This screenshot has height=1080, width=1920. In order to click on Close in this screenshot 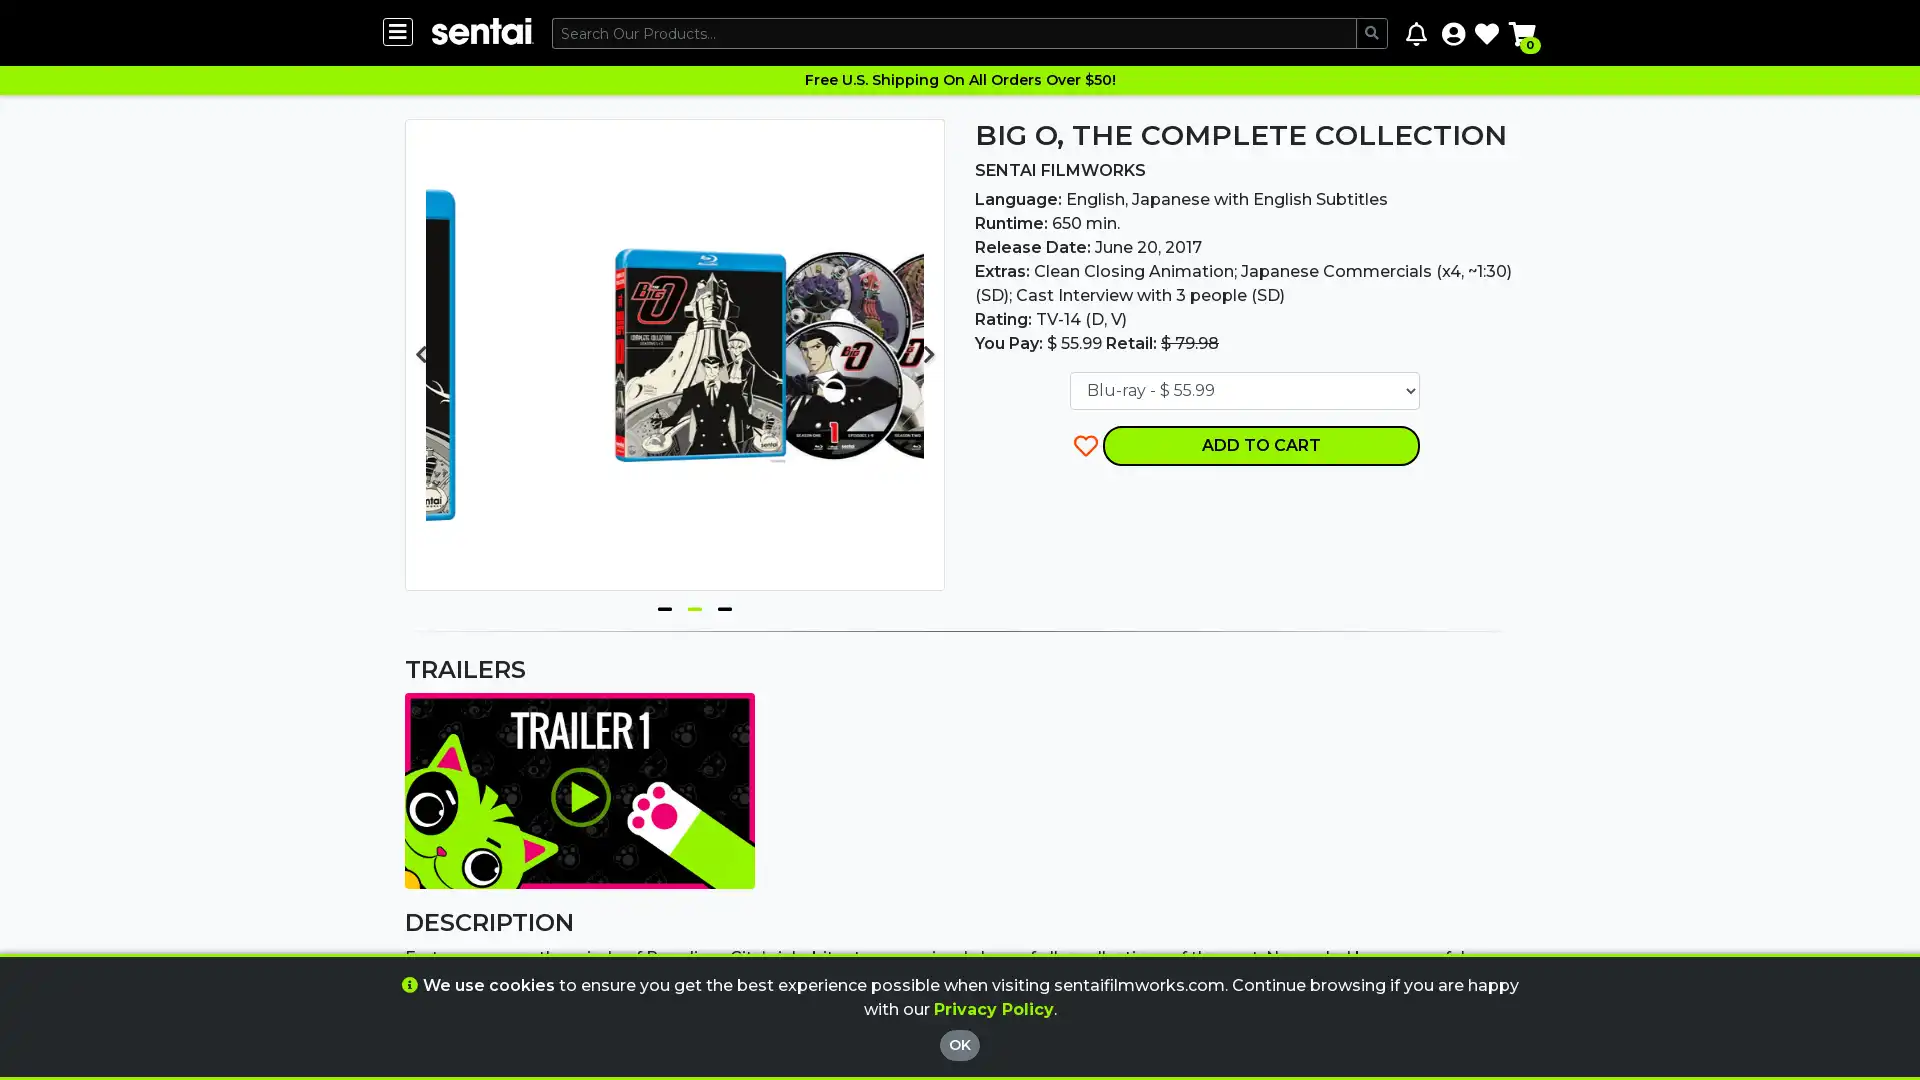, I will do `click(1064, 915)`.